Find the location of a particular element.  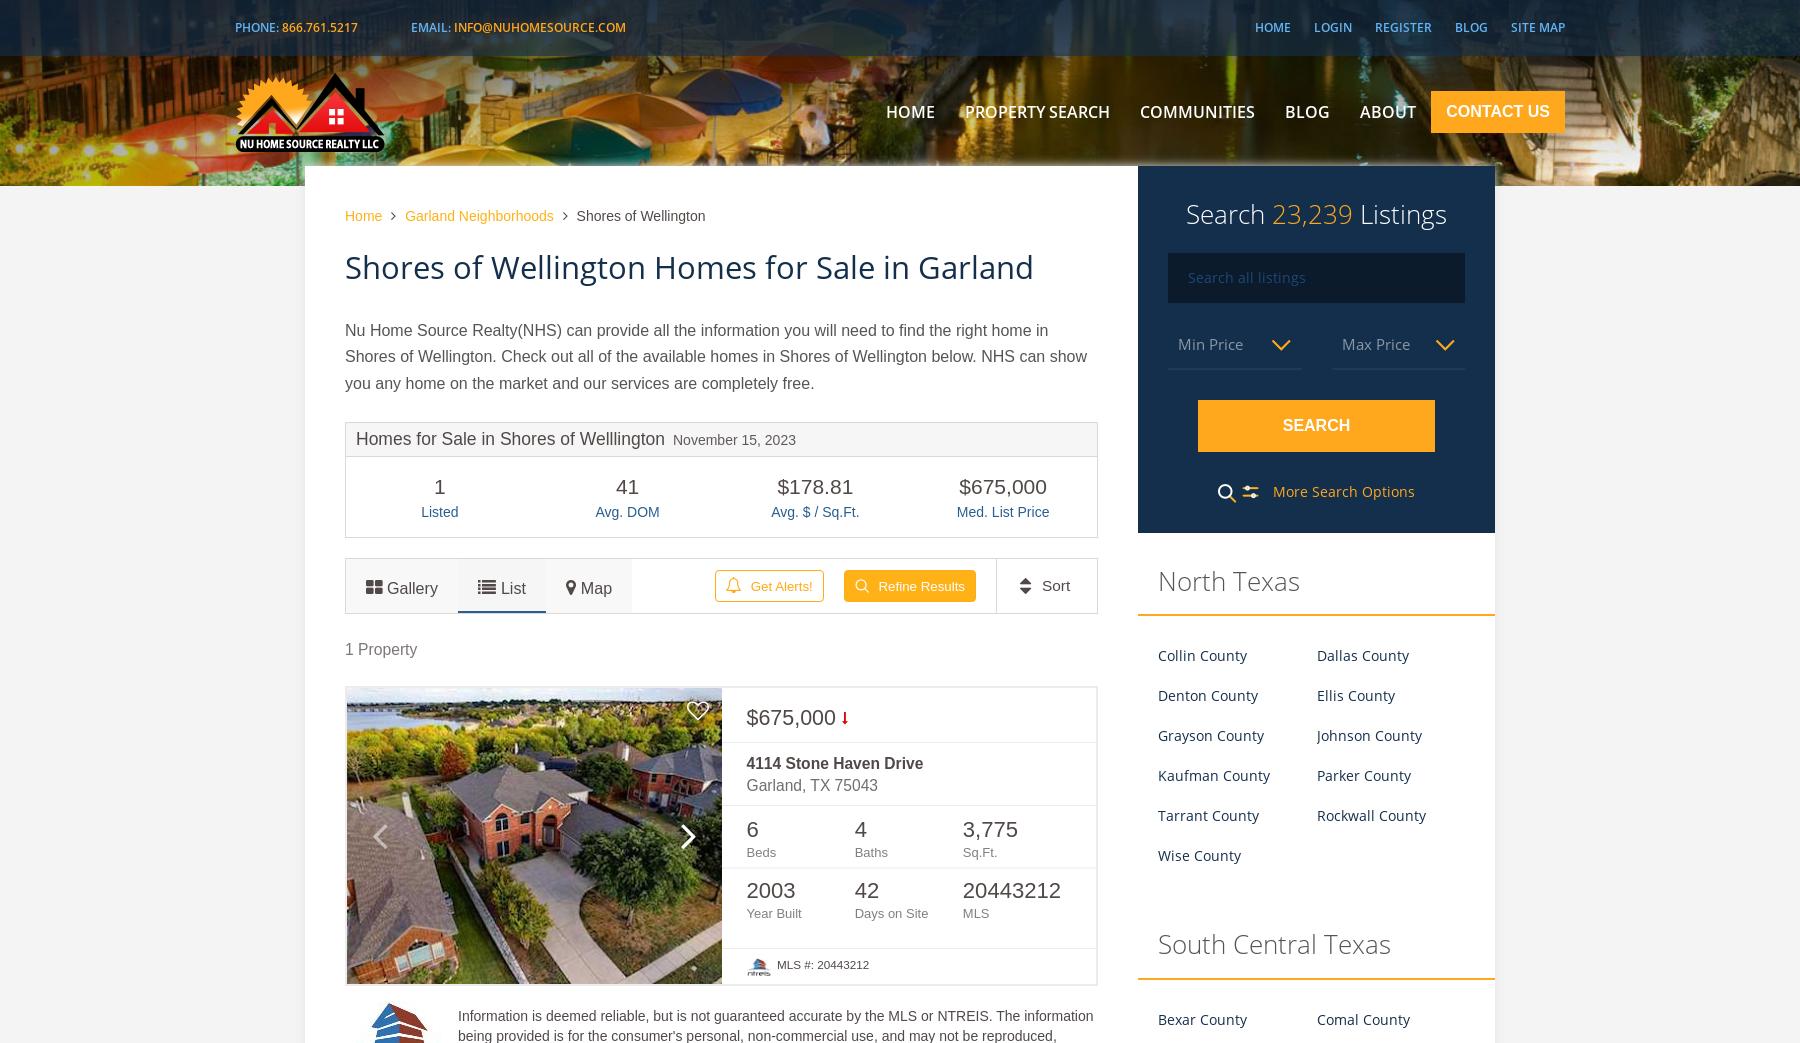

'Min Price' is located at coordinates (1209, 342).